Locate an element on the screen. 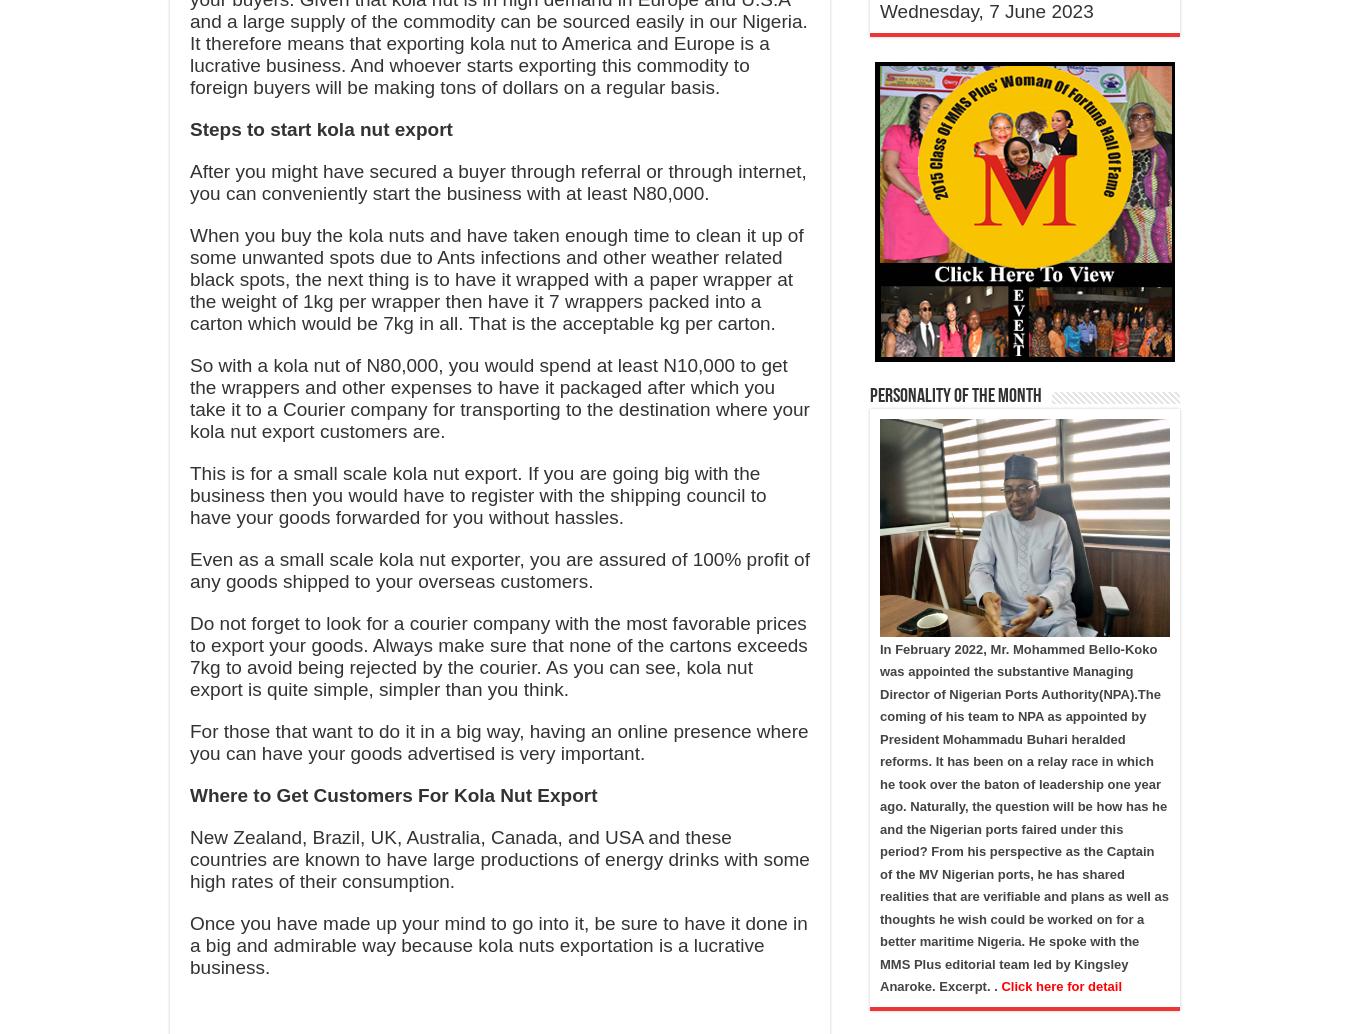  'Even as a small scale kola nut exporter, you are assured of 100% profit of any goods shipped to your overseas customers.' is located at coordinates (498, 570).